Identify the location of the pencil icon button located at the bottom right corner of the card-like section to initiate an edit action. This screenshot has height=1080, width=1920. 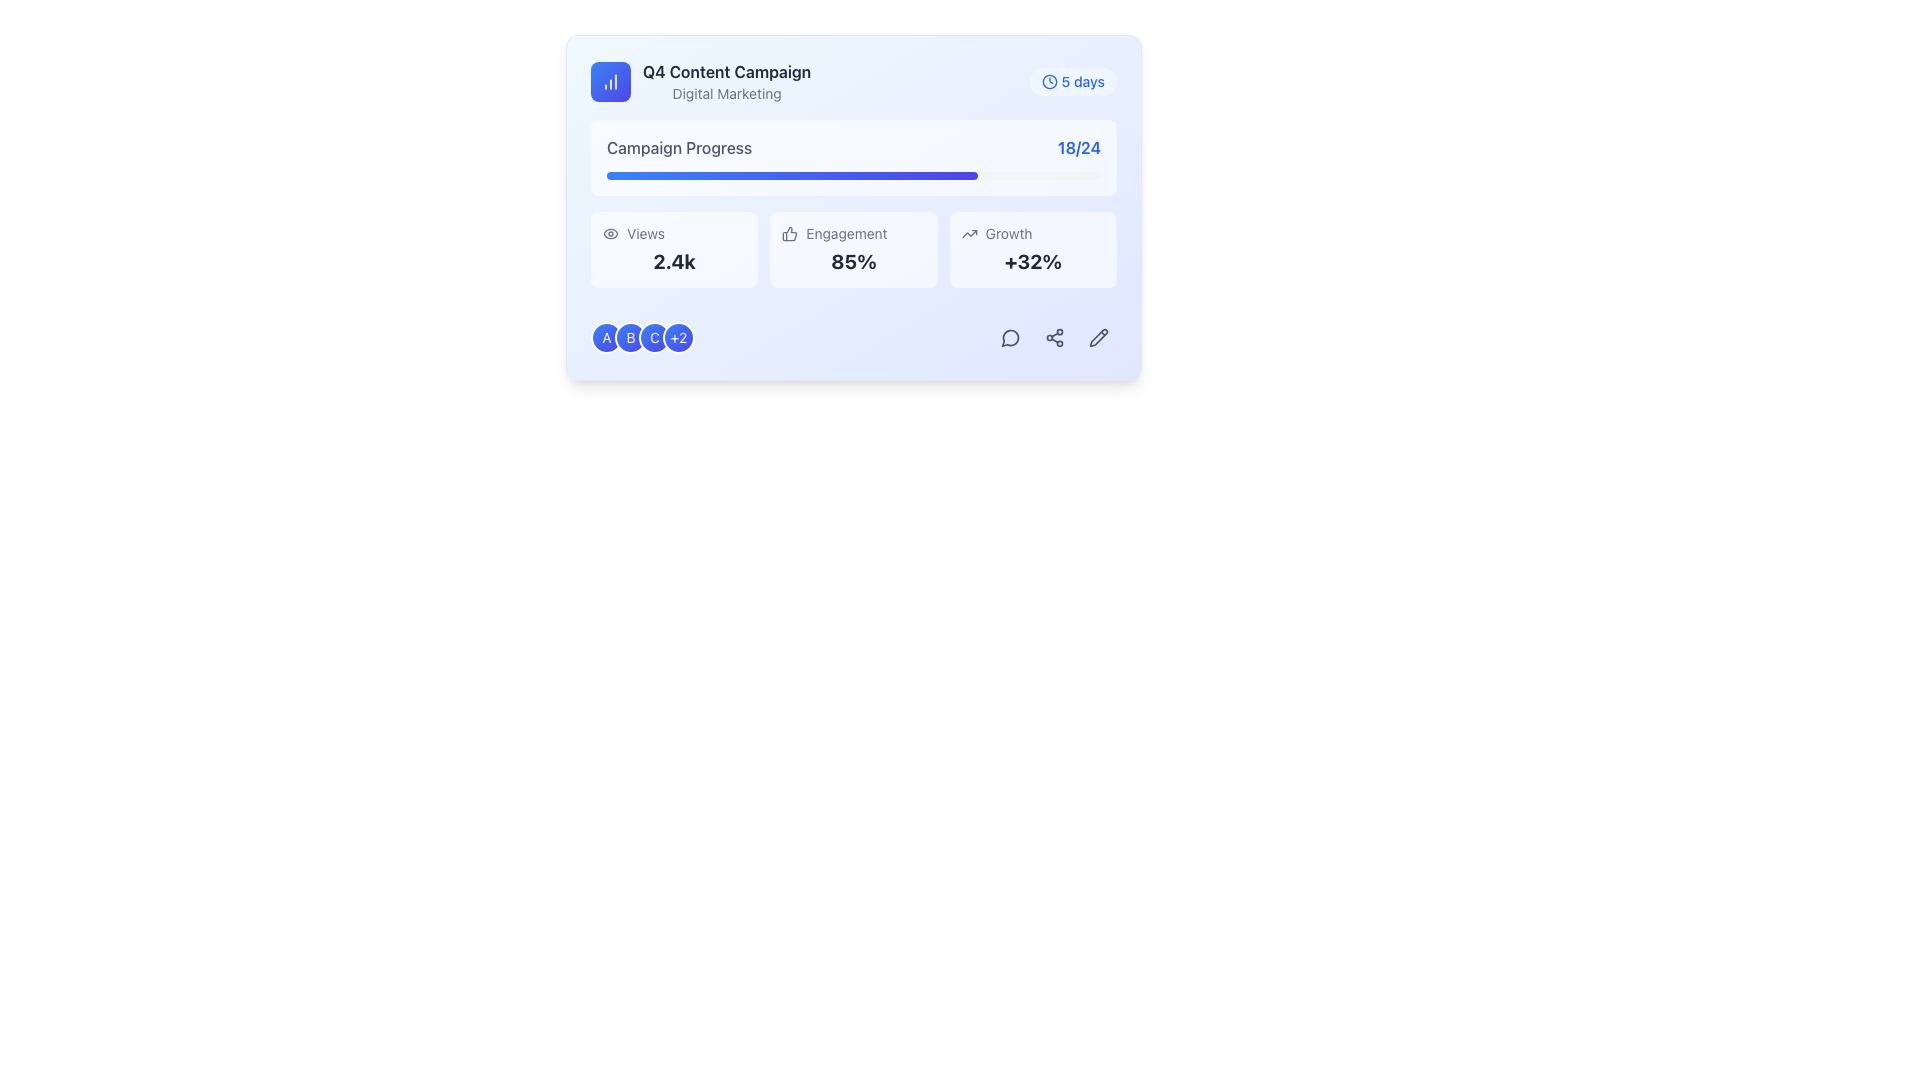
(1098, 337).